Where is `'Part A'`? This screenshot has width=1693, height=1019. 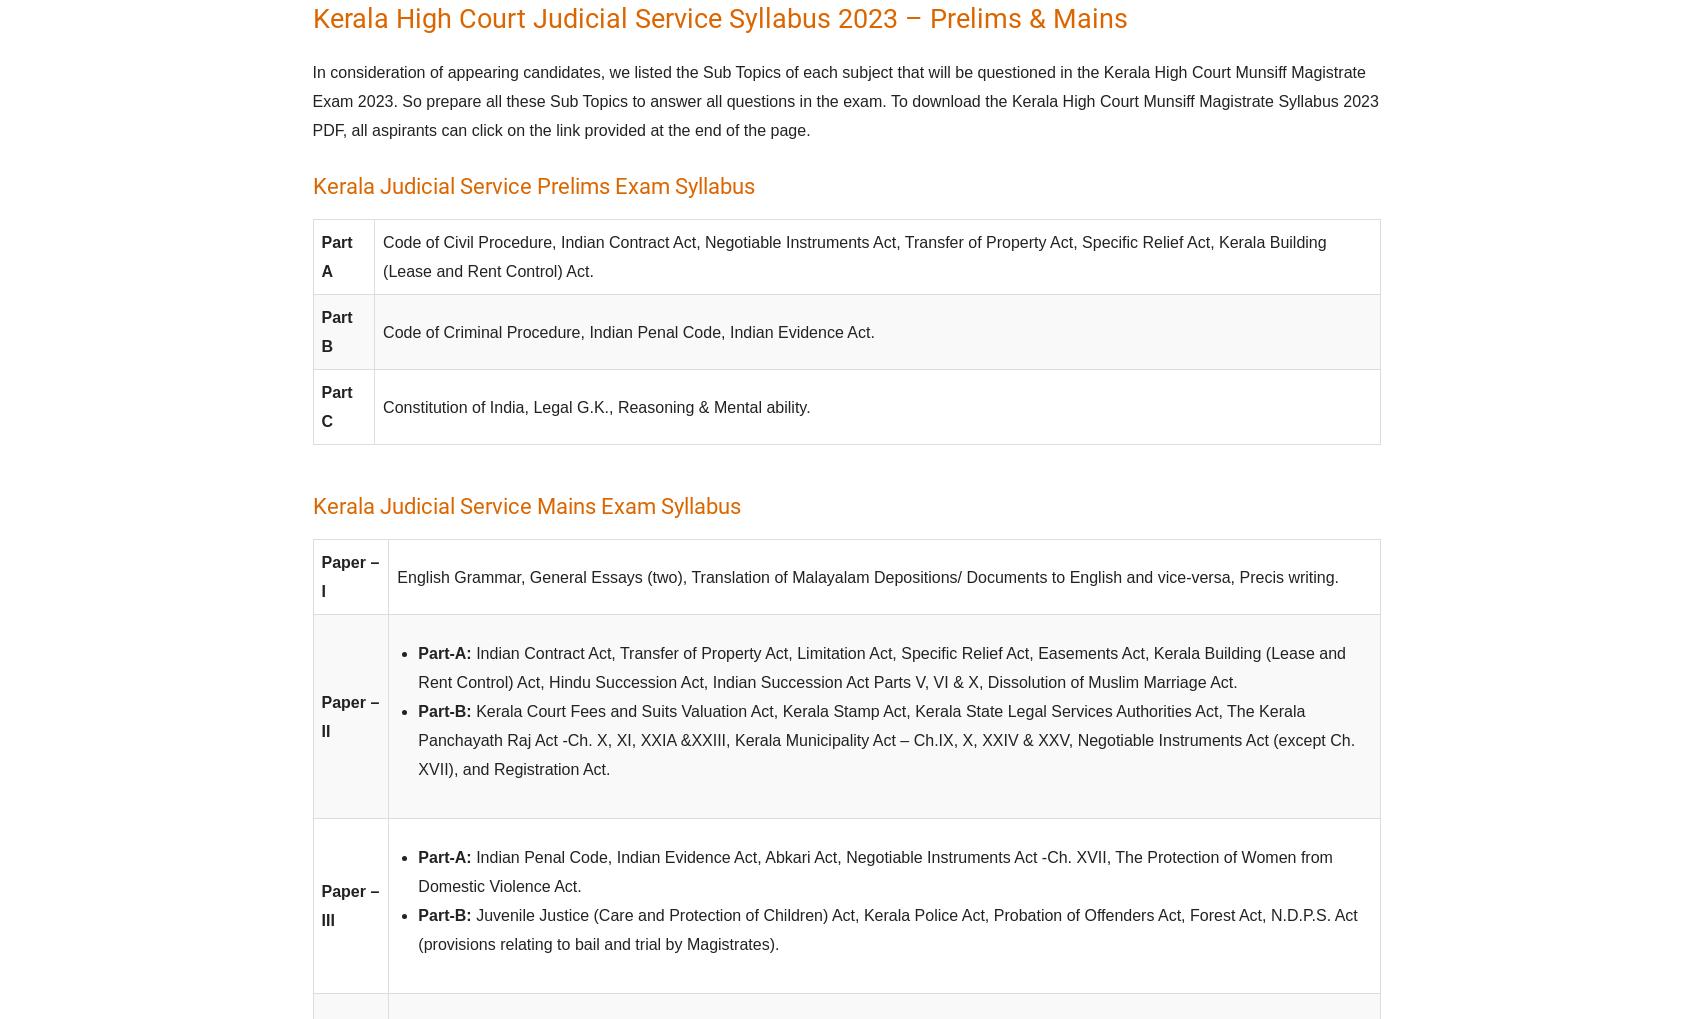 'Part A' is located at coordinates (336, 256).